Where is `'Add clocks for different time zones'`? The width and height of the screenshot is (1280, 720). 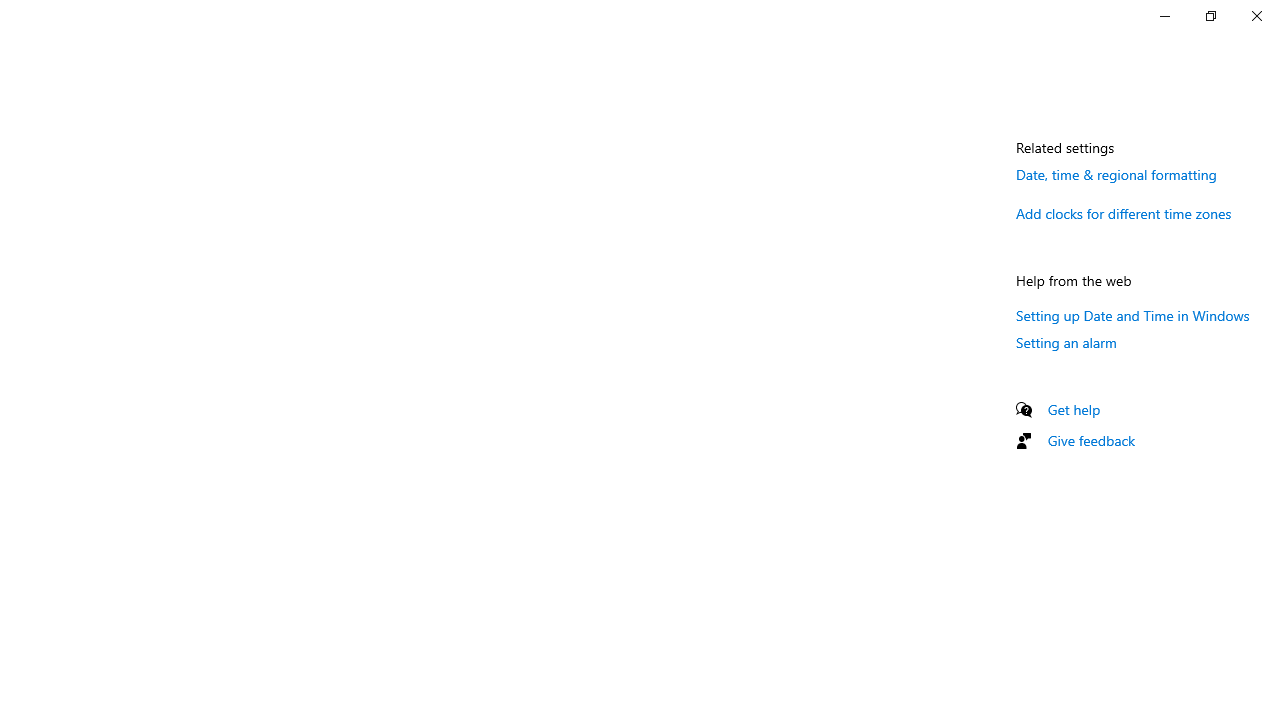 'Add clocks for different time zones' is located at coordinates (1123, 213).